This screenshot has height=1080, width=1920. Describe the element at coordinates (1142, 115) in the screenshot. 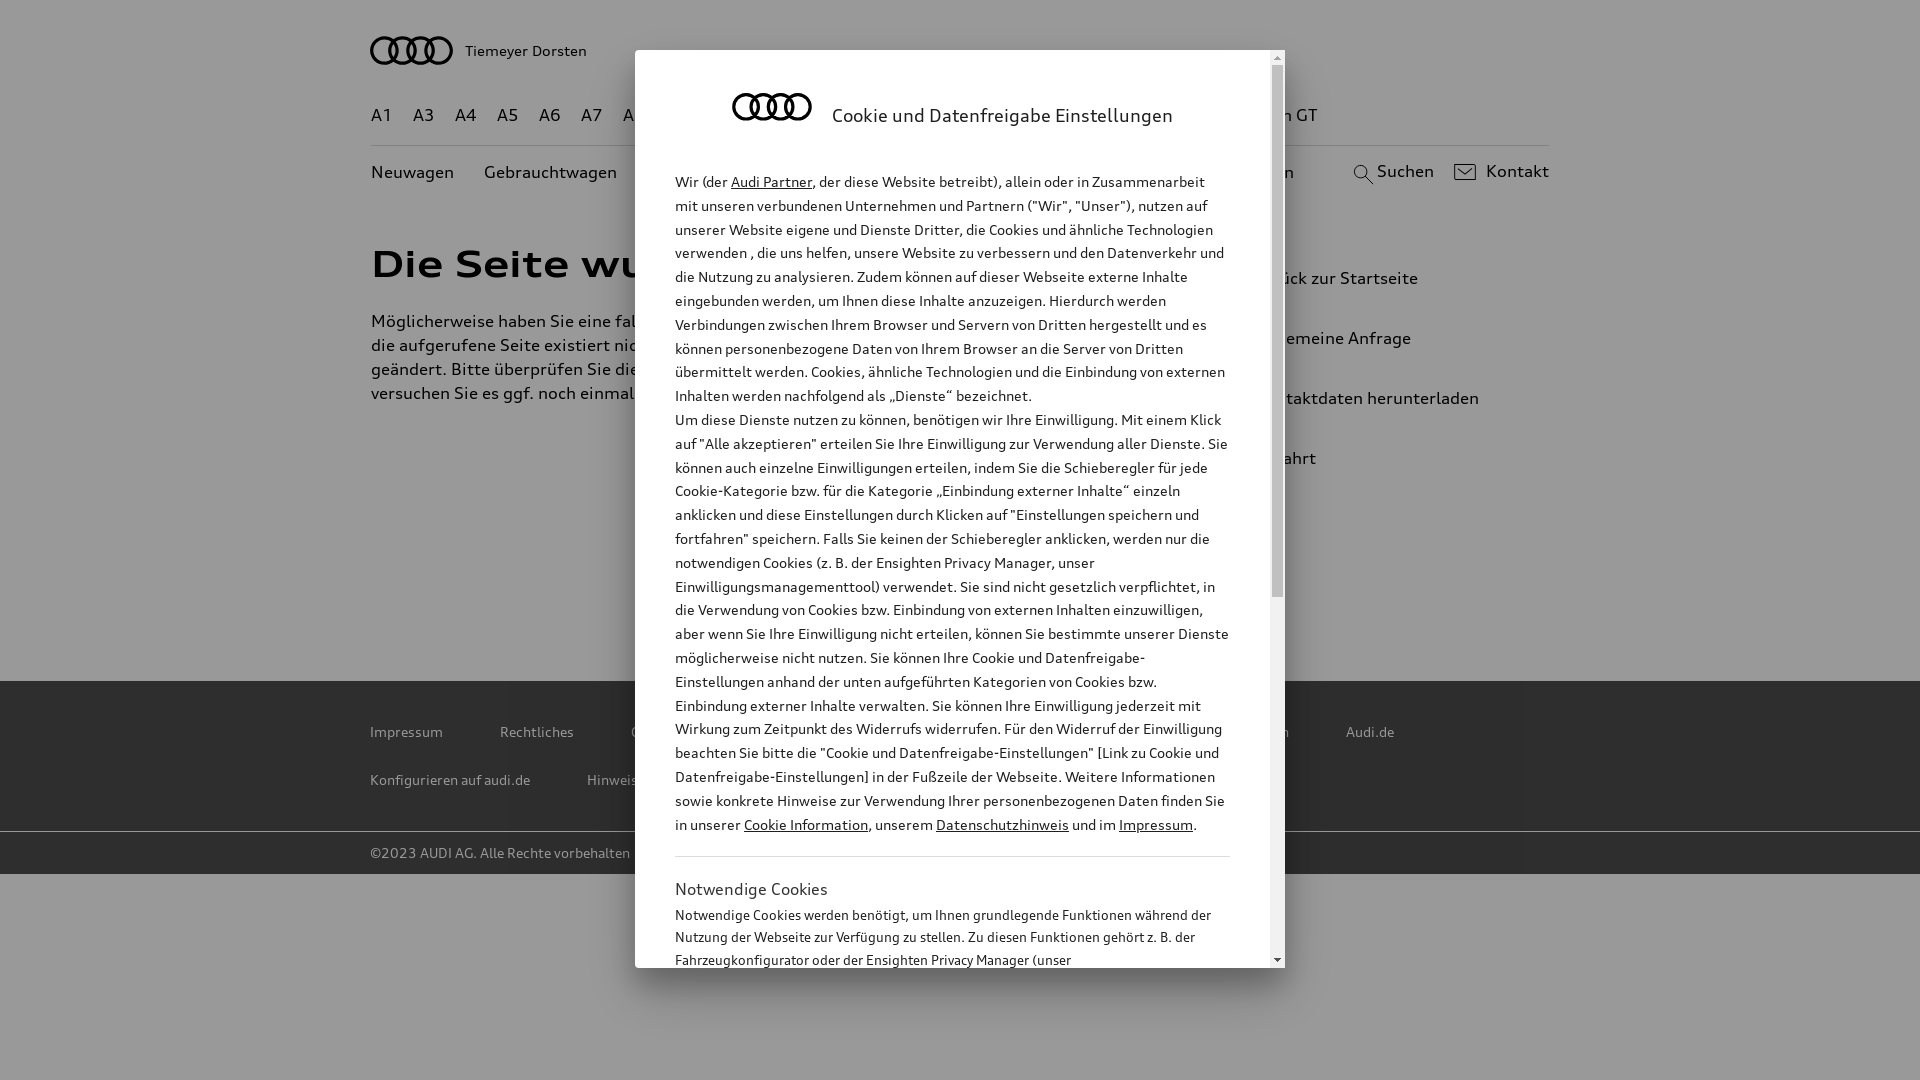

I see `'RS'` at that location.